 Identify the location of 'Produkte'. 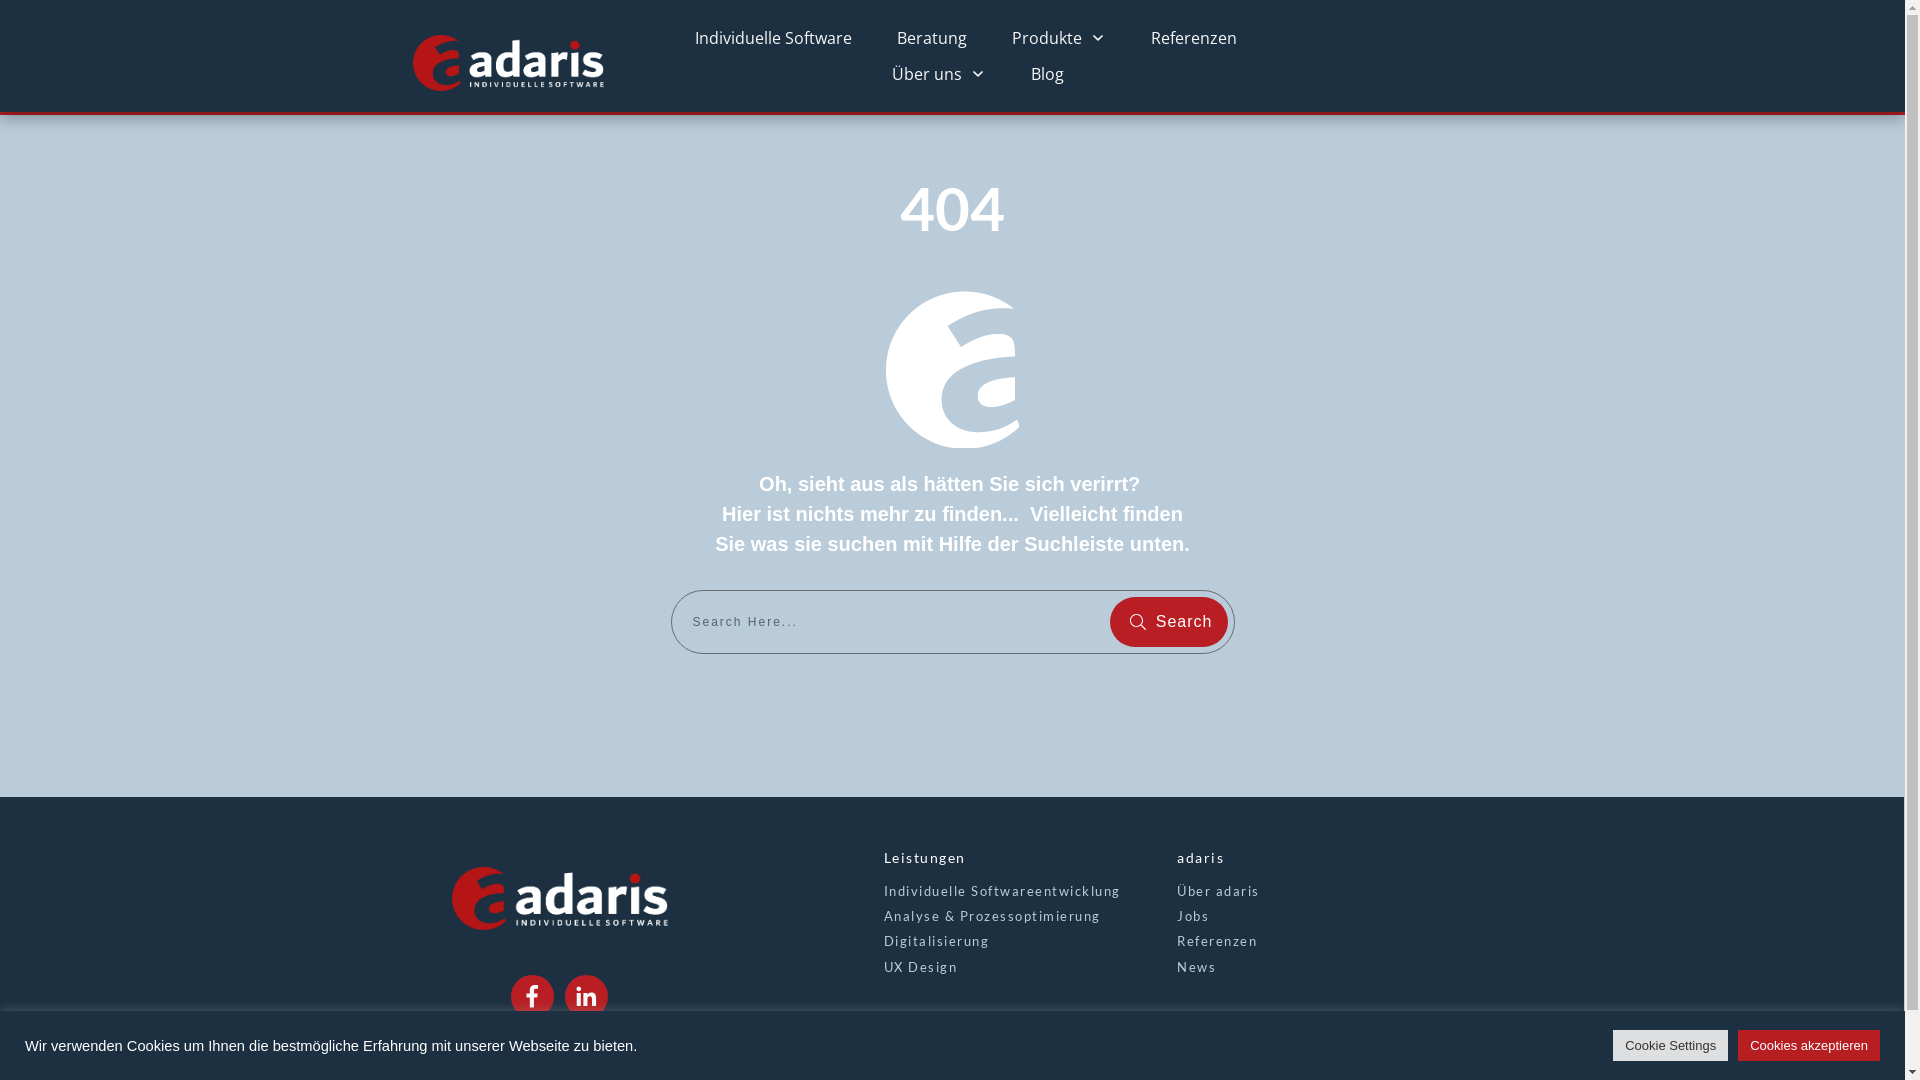
(1058, 38).